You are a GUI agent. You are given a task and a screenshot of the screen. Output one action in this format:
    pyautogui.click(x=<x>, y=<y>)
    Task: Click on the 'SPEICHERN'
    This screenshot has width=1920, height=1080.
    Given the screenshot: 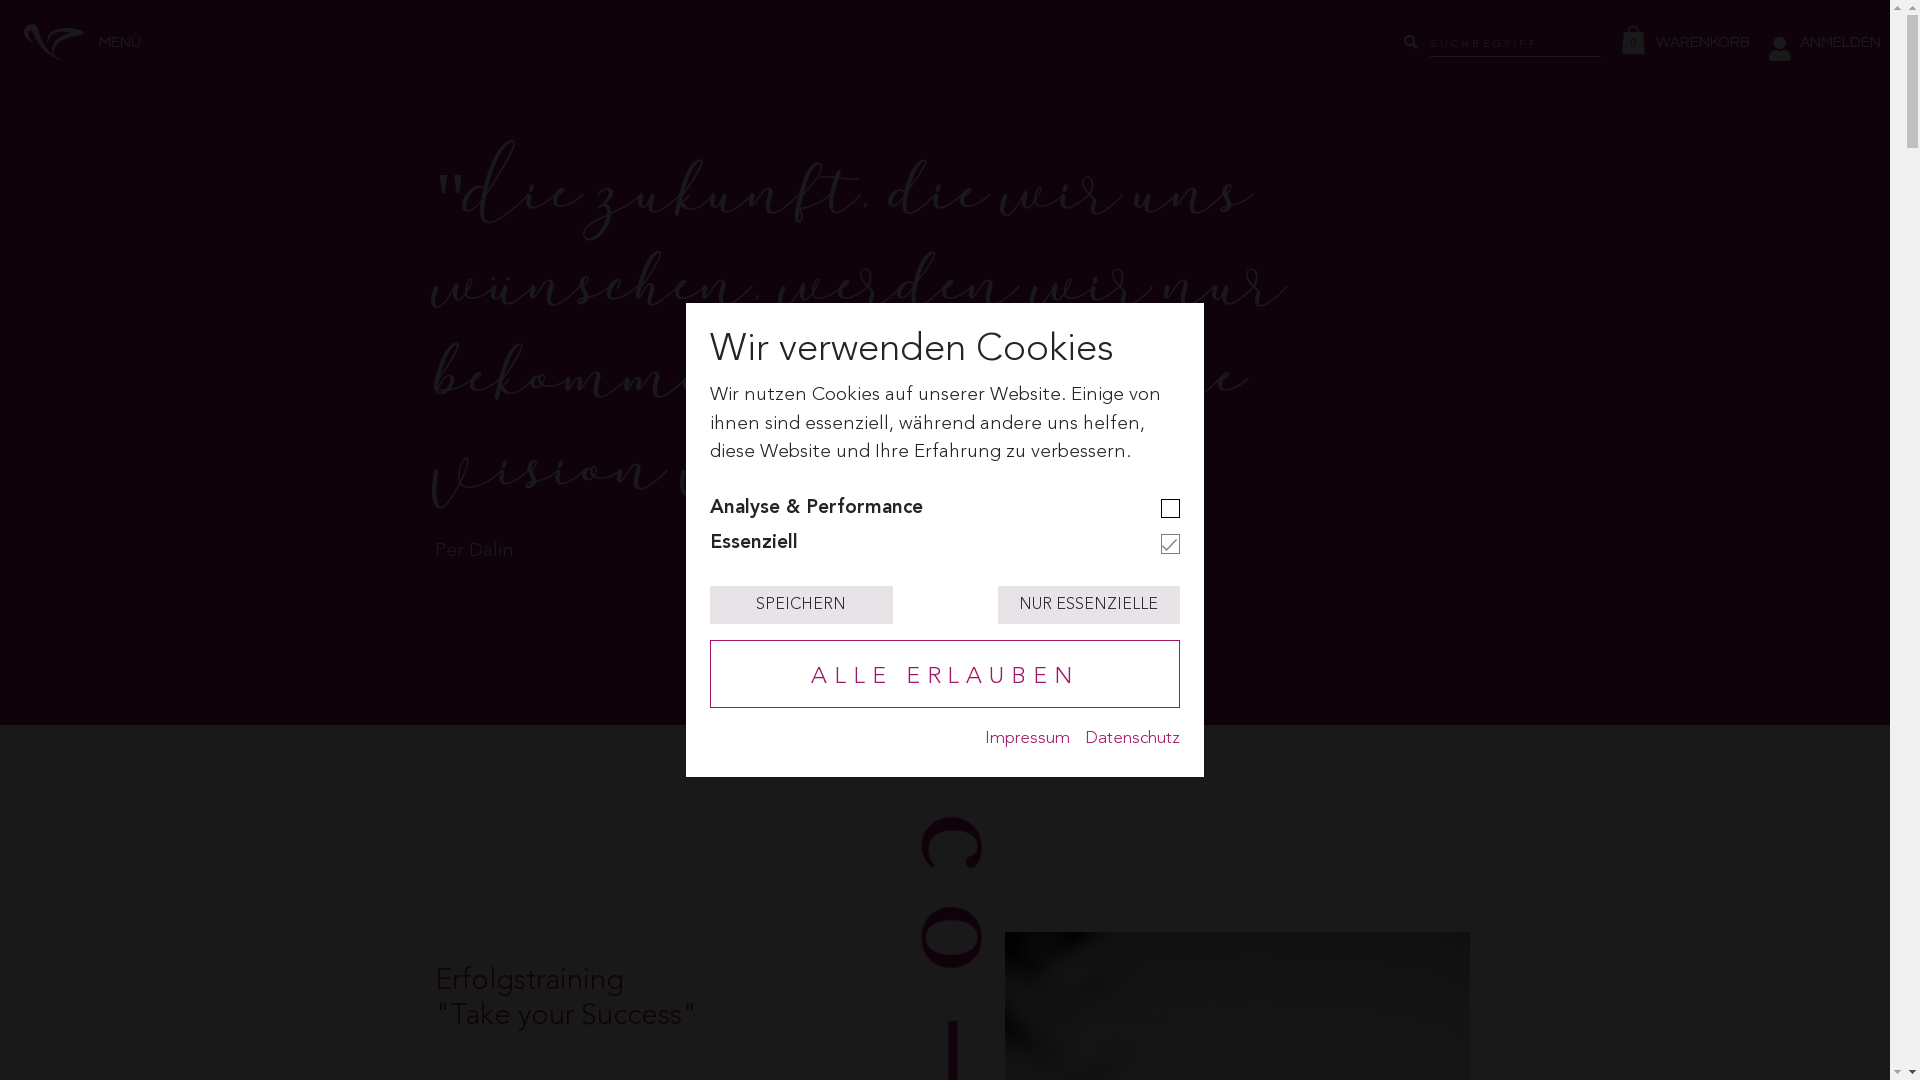 What is the action you would take?
    pyautogui.click(x=801, y=604)
    